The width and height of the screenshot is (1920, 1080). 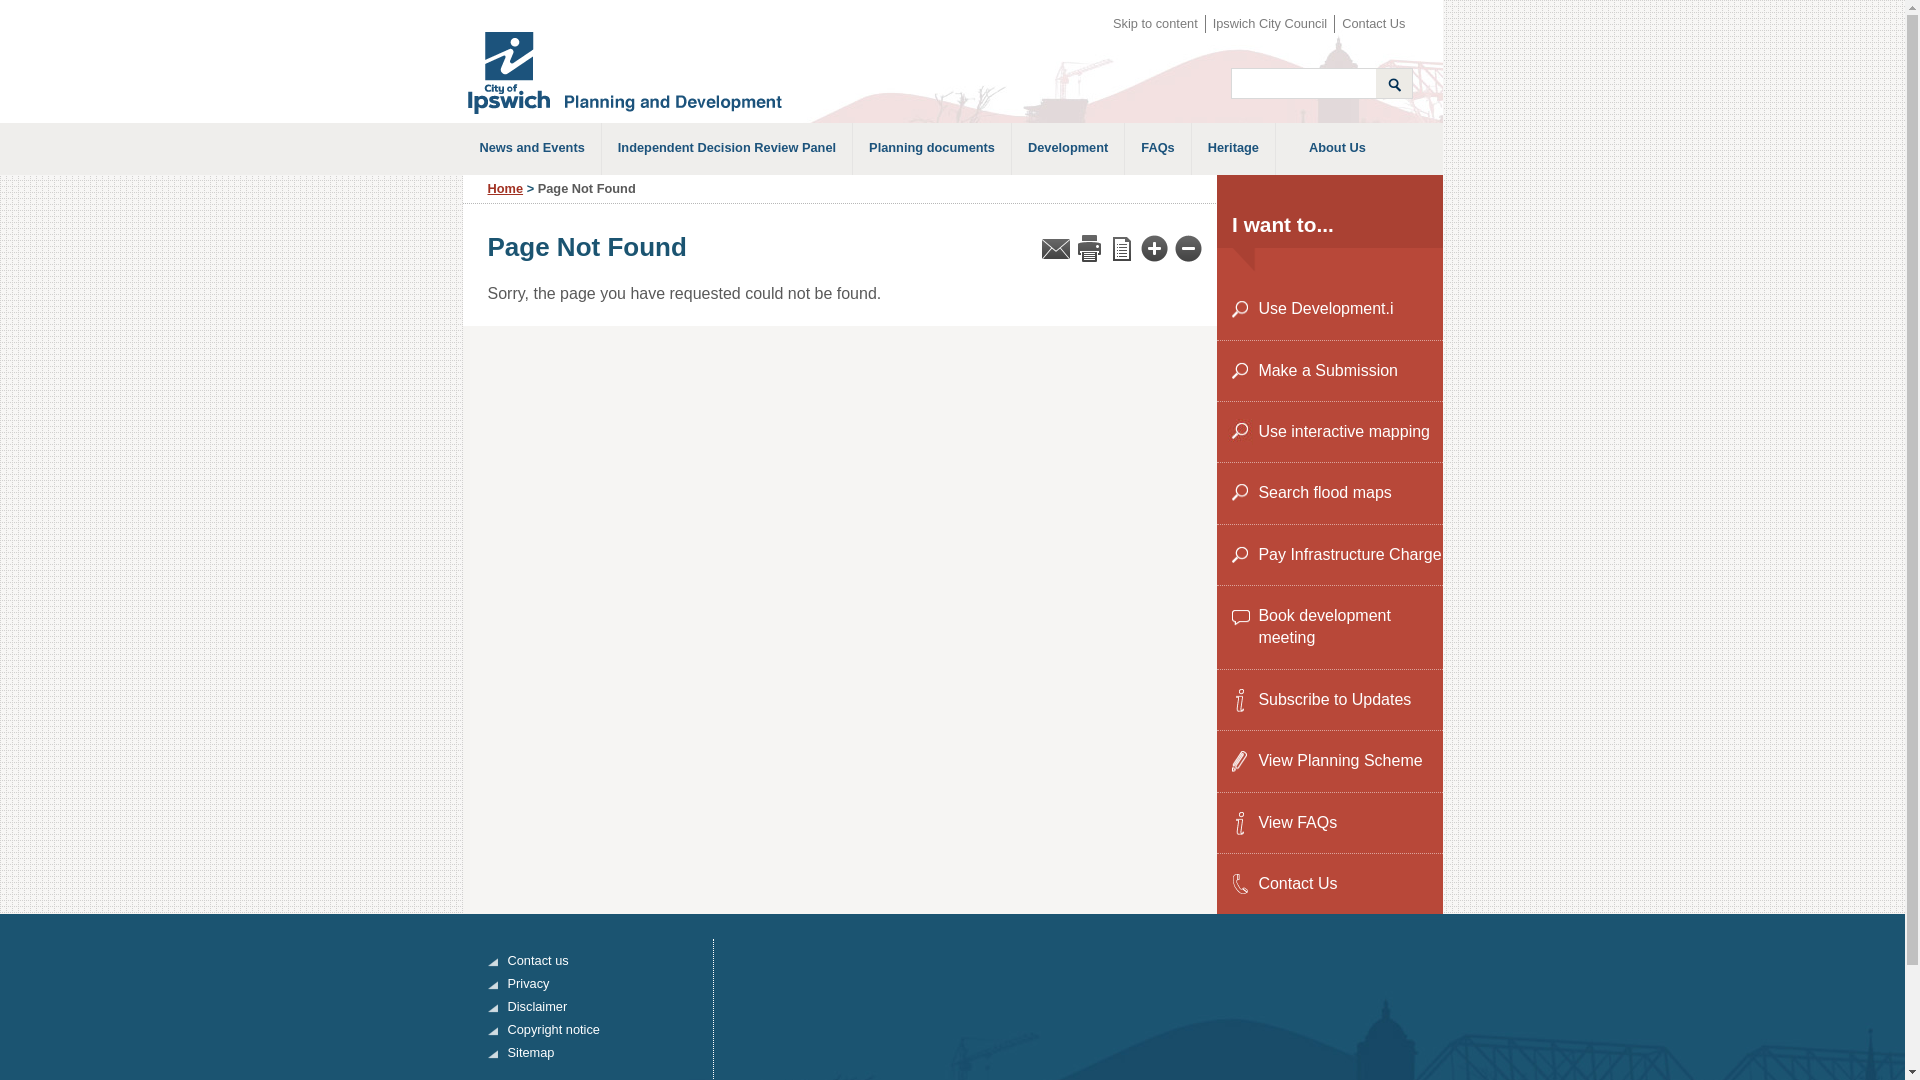 I want to click on 'Disclaimer', so click(x=609, y=1006).